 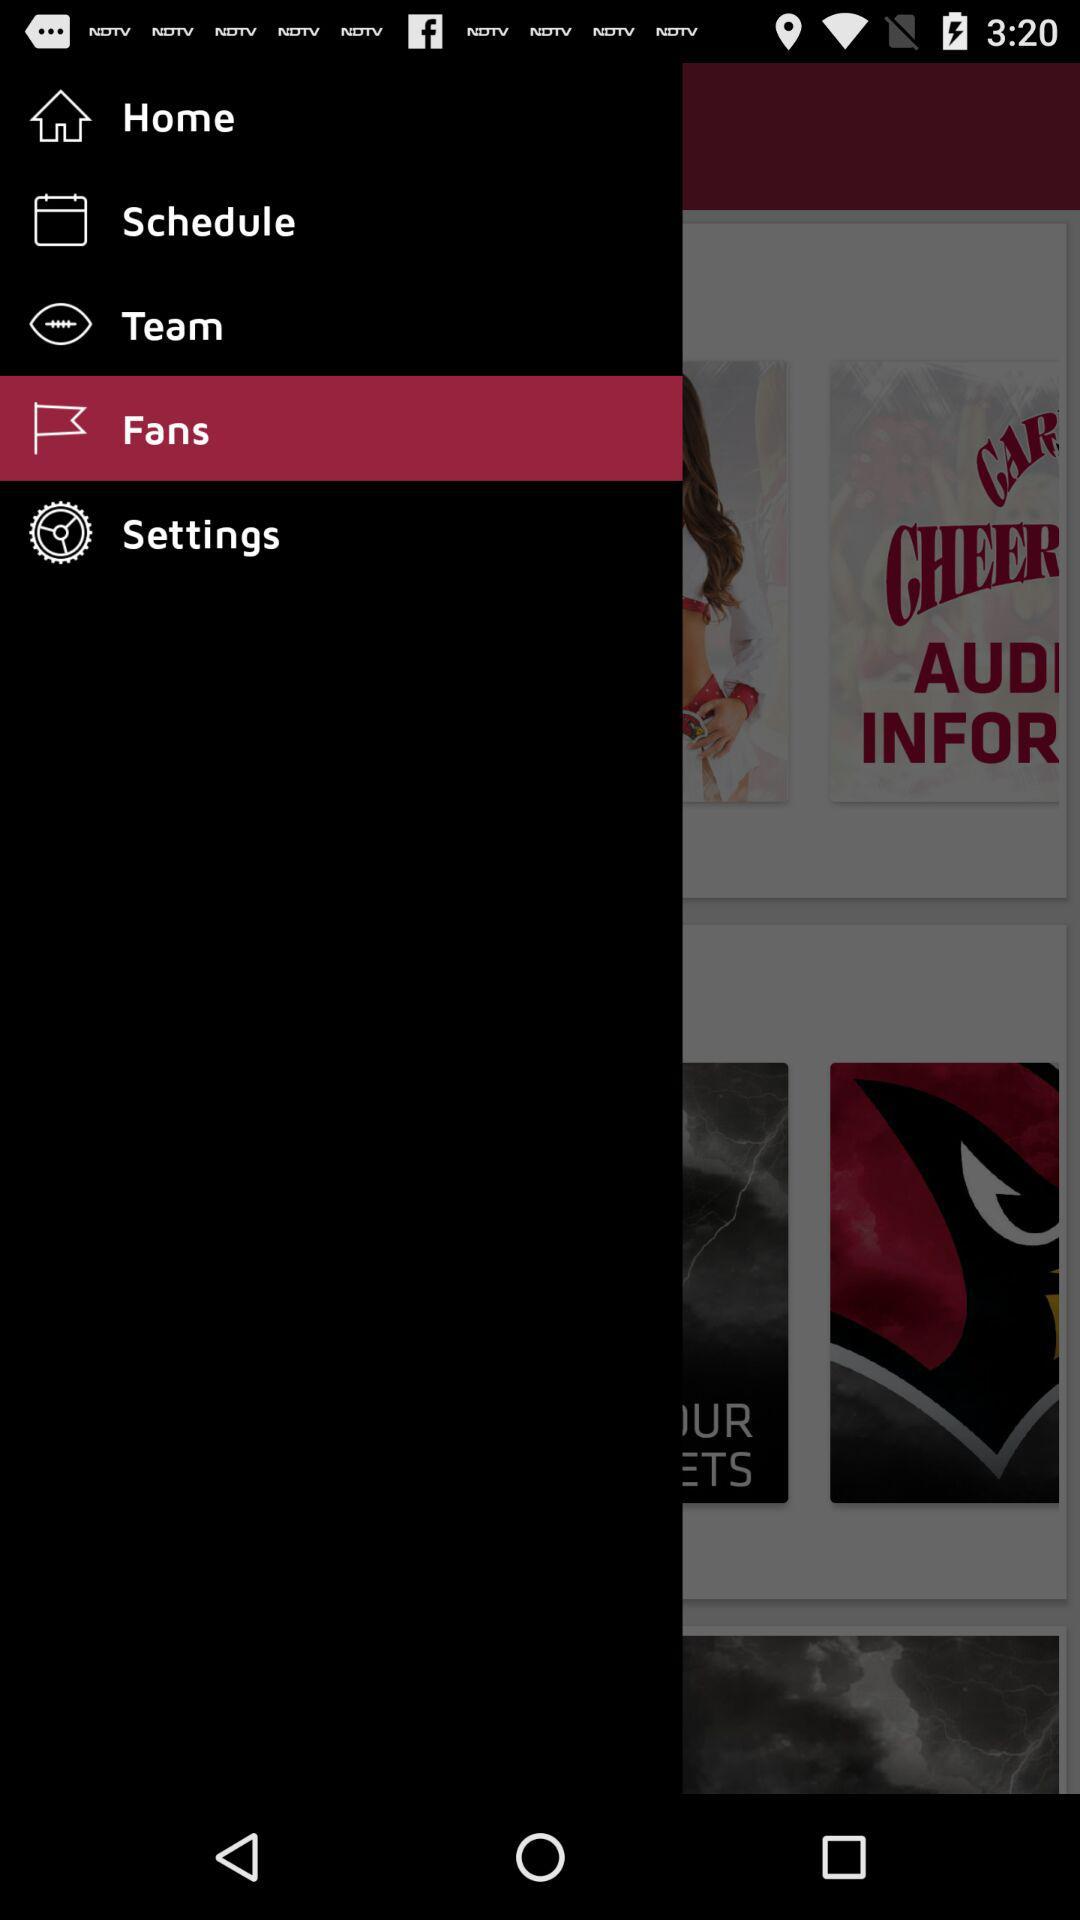 I want to click on the second image of the page, so click(x=944, y=1282).